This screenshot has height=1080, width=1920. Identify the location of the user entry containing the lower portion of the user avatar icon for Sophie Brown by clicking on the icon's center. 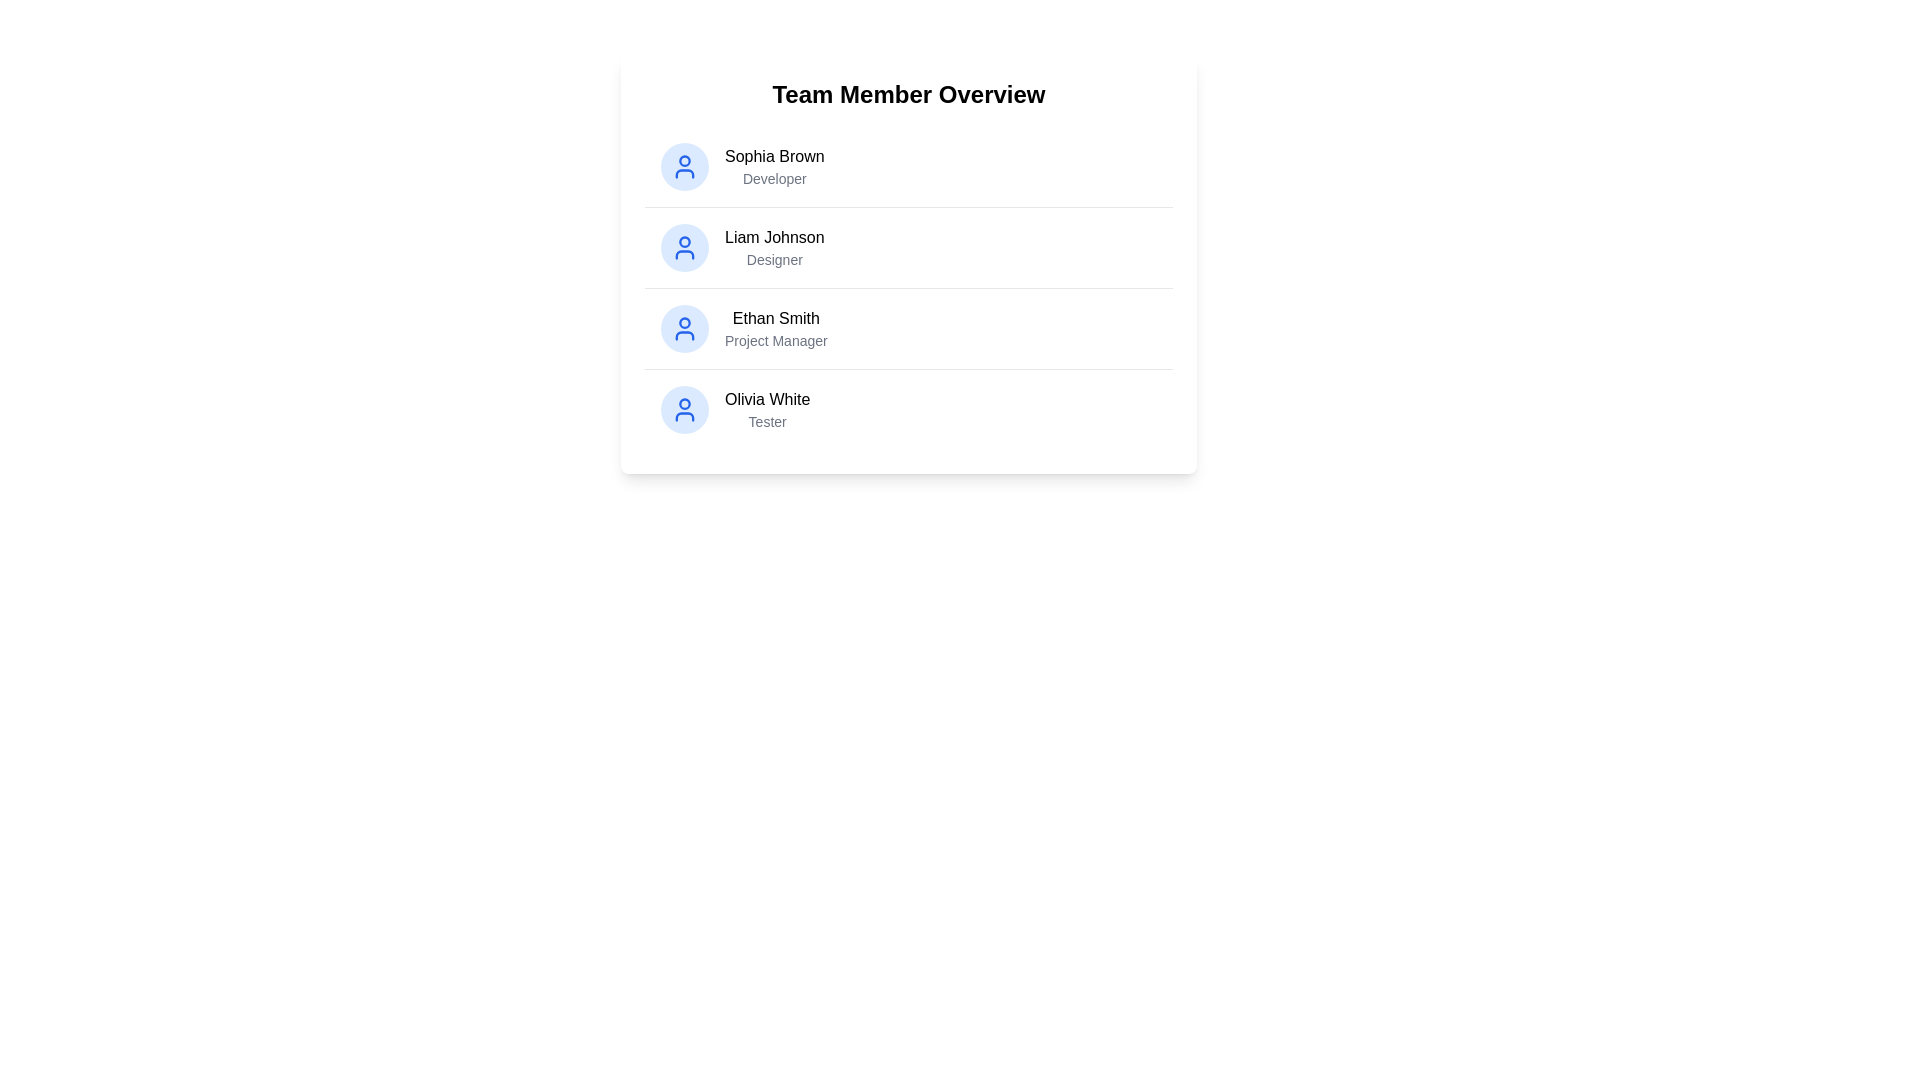
(685, 172).